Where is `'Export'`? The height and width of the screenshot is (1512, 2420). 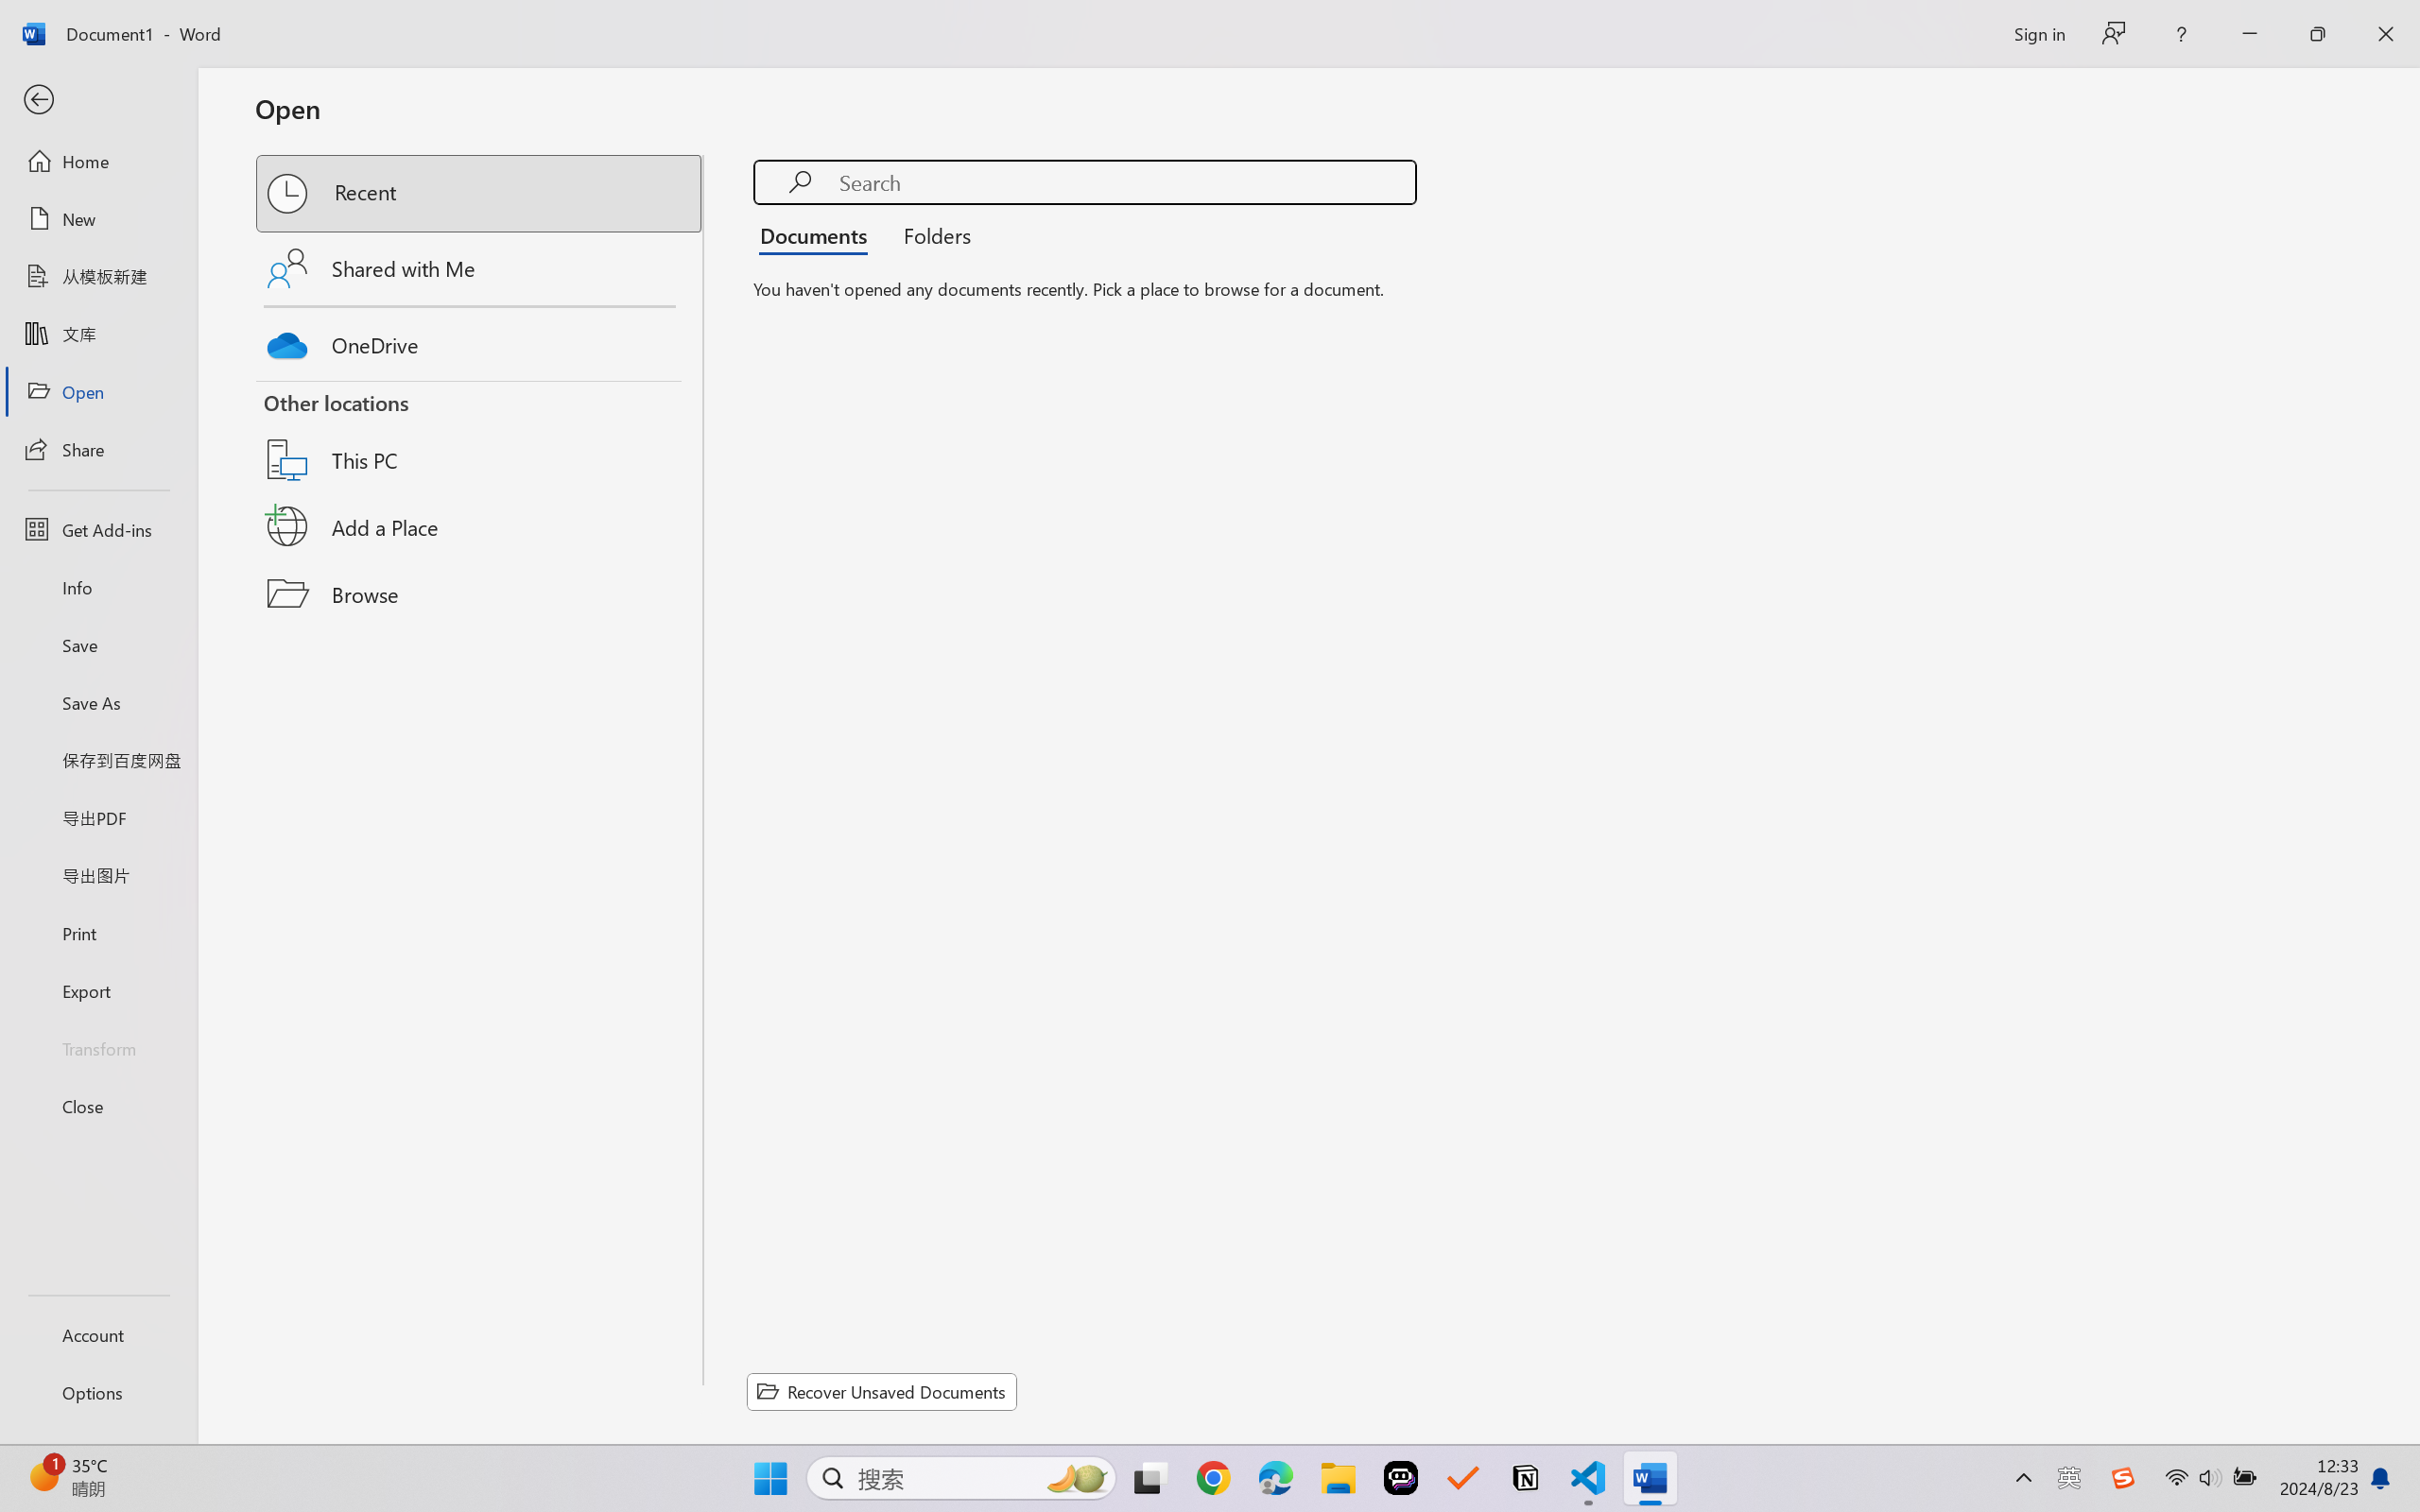 'Export' is located at coordinates (97, 989).